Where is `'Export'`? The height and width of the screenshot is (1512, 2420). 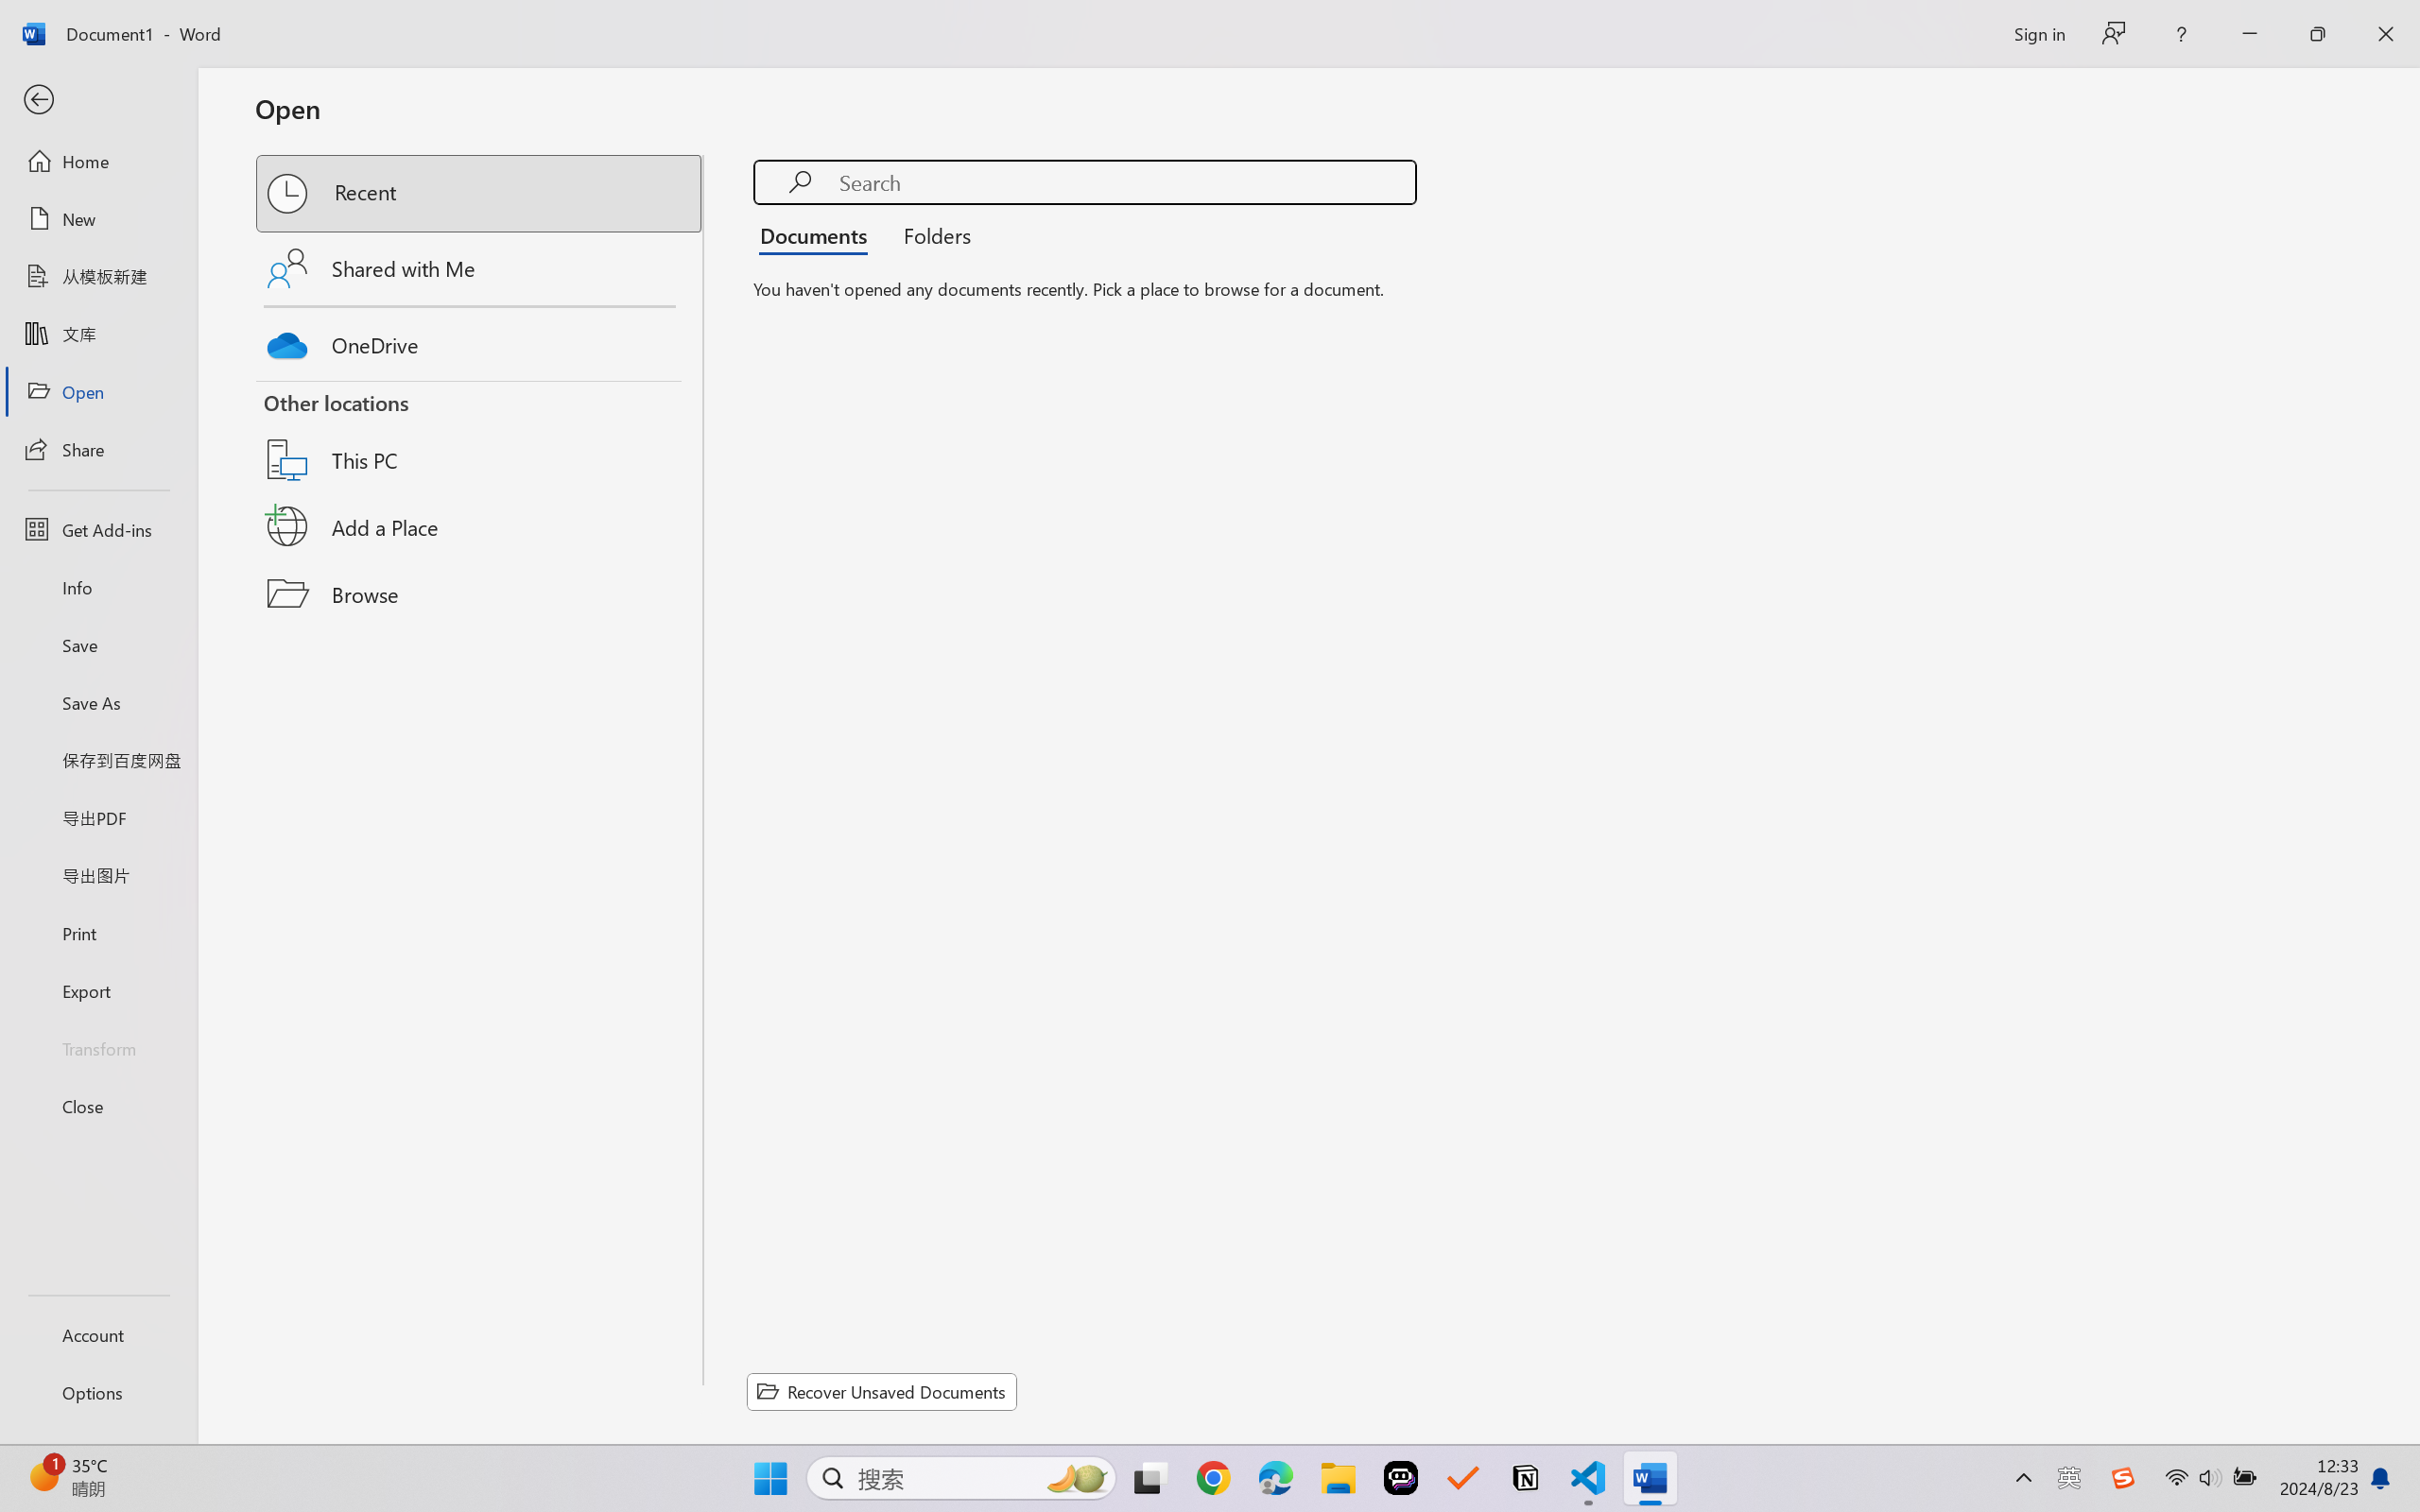 'Export' is located at coordinates (97, 989).